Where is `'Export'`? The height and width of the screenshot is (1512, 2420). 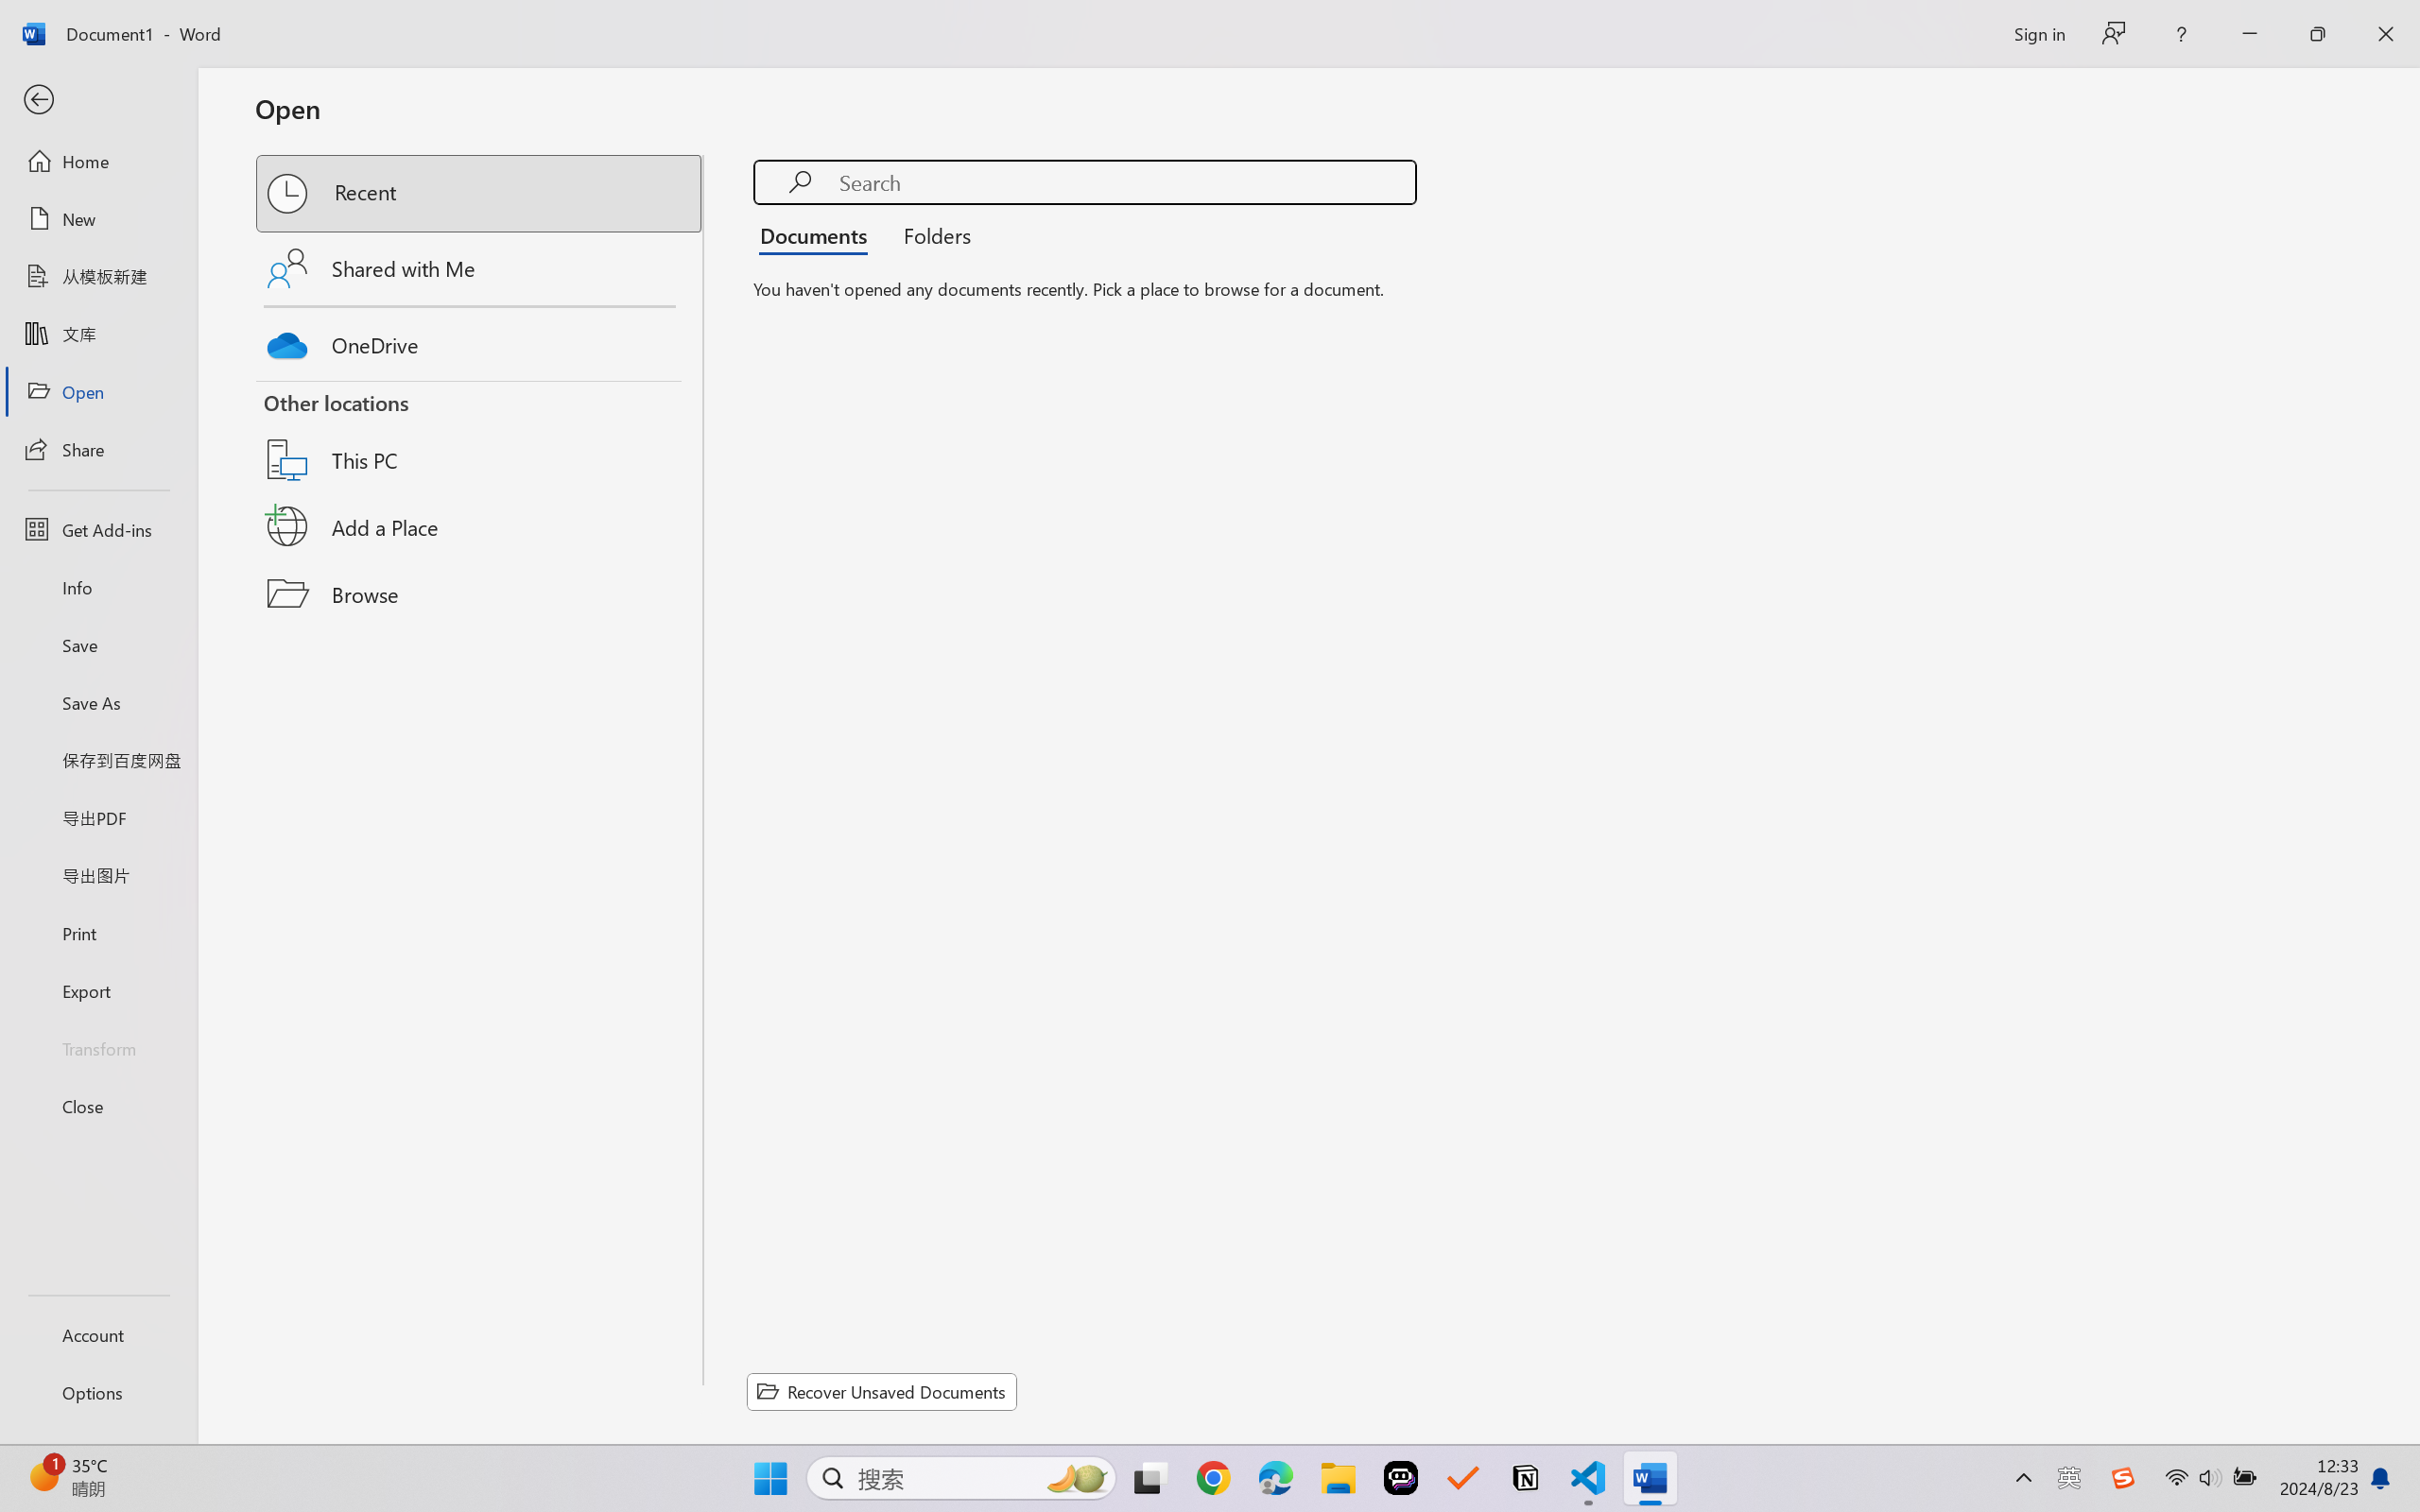 'Export' is located at coordinates (97, 989).